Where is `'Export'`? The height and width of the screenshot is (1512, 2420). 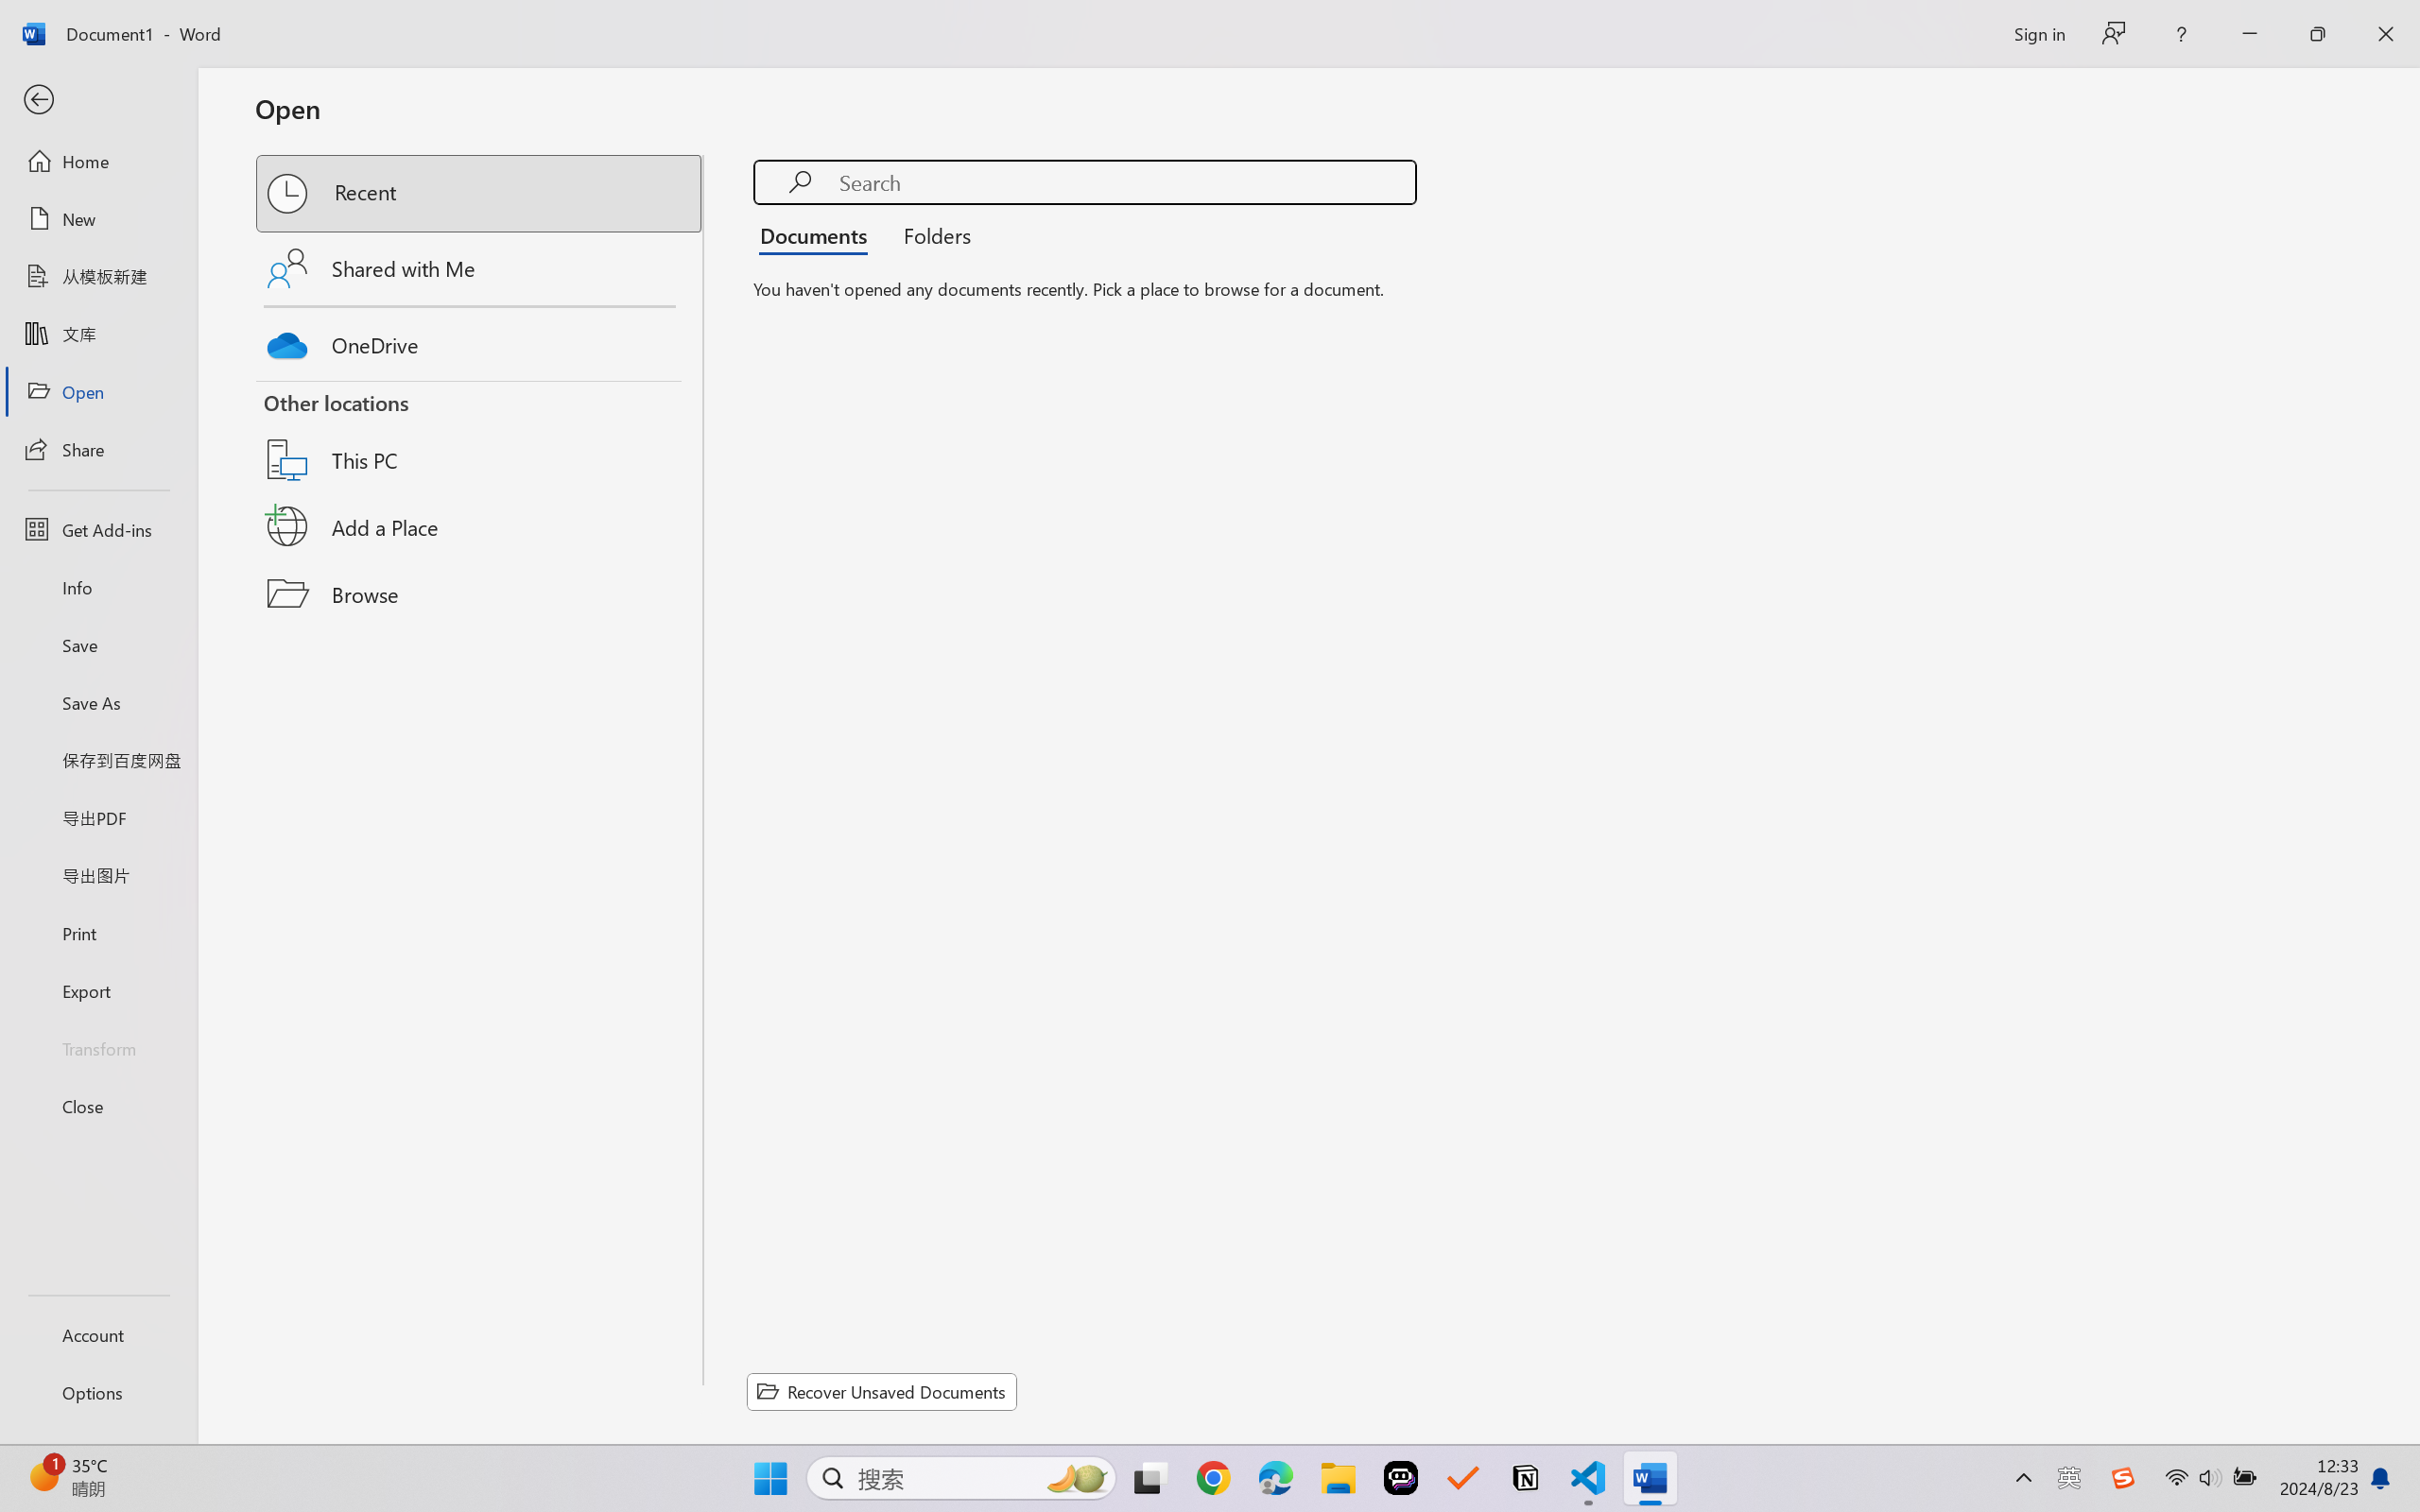 'Export' is located at coordinates (97, 989).